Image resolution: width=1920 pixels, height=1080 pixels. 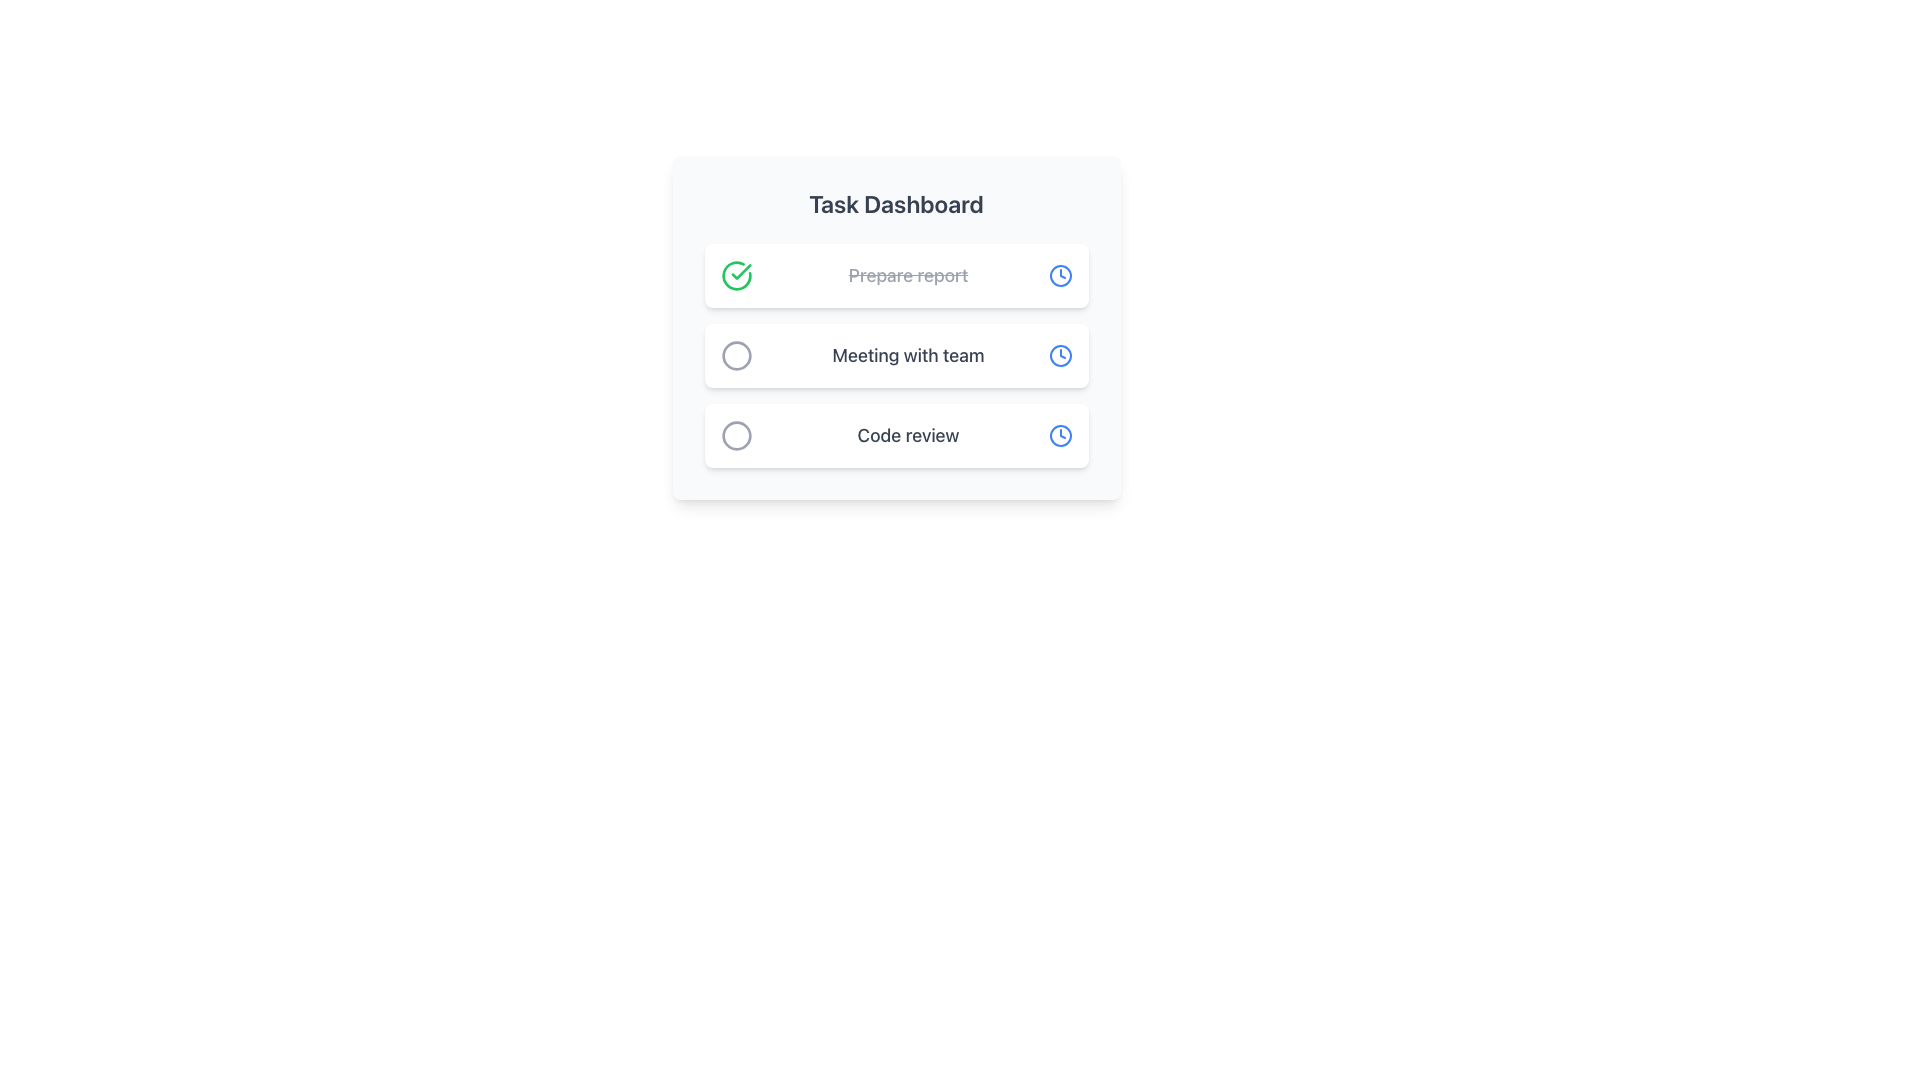 What do you see at coordinates (1059, 354) in the screenshot?
I see `the time-related indicator icon located to the far right of the 'Meeting with team' content area in the second row of the task list interface` at bounding box center [1059, 354].